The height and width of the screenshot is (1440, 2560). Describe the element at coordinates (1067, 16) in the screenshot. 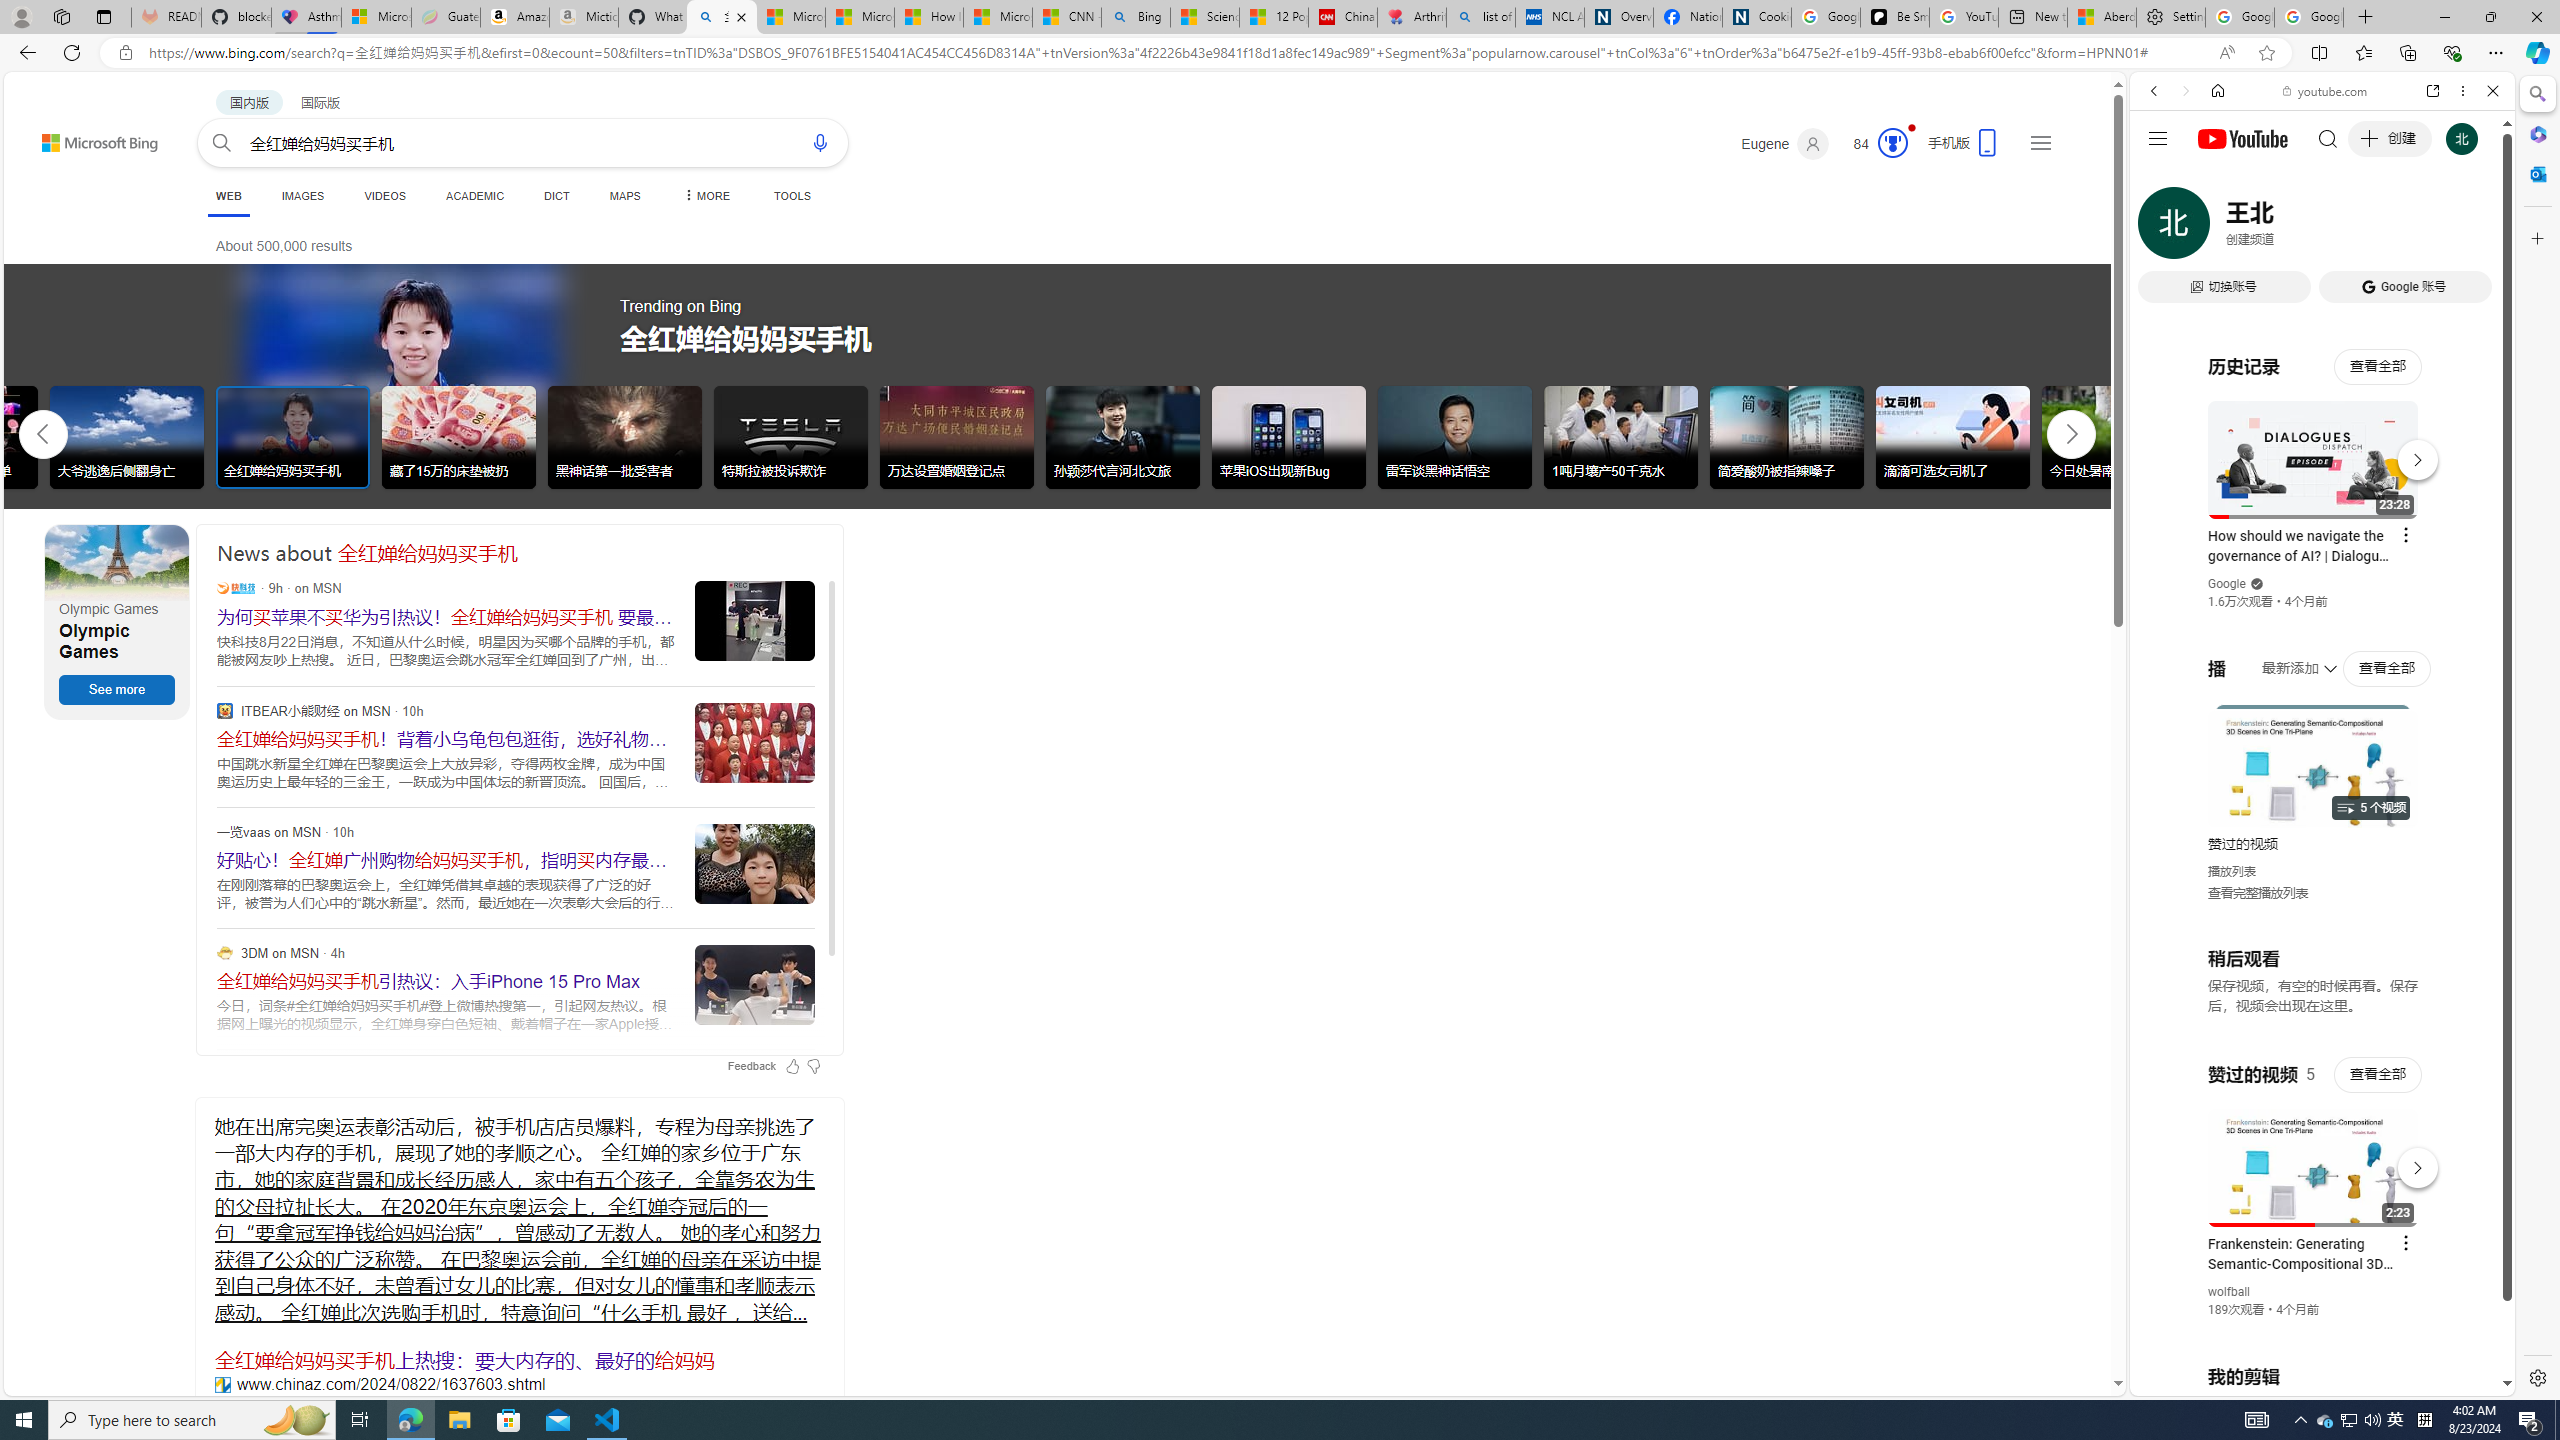

I see `'CNN - MSN'` at that location.